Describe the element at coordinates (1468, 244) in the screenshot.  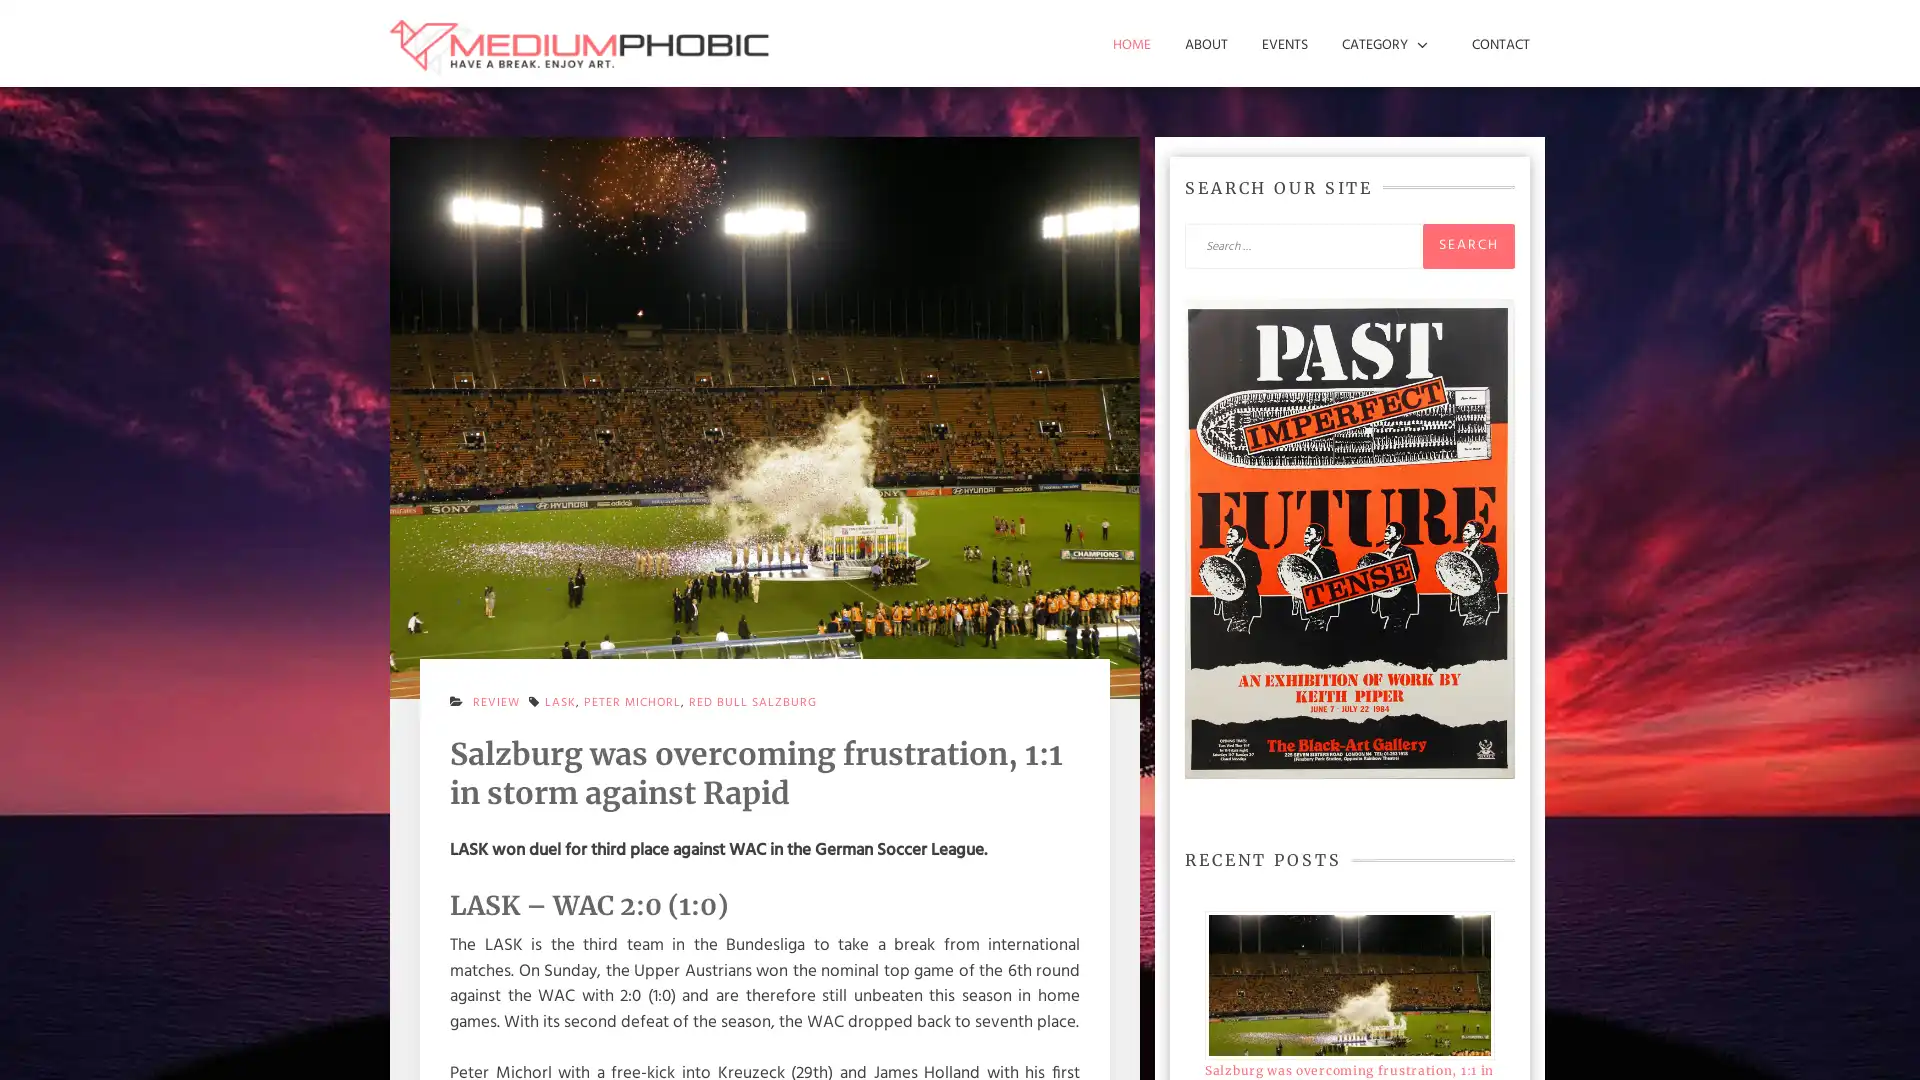
I see `Search` at that location.